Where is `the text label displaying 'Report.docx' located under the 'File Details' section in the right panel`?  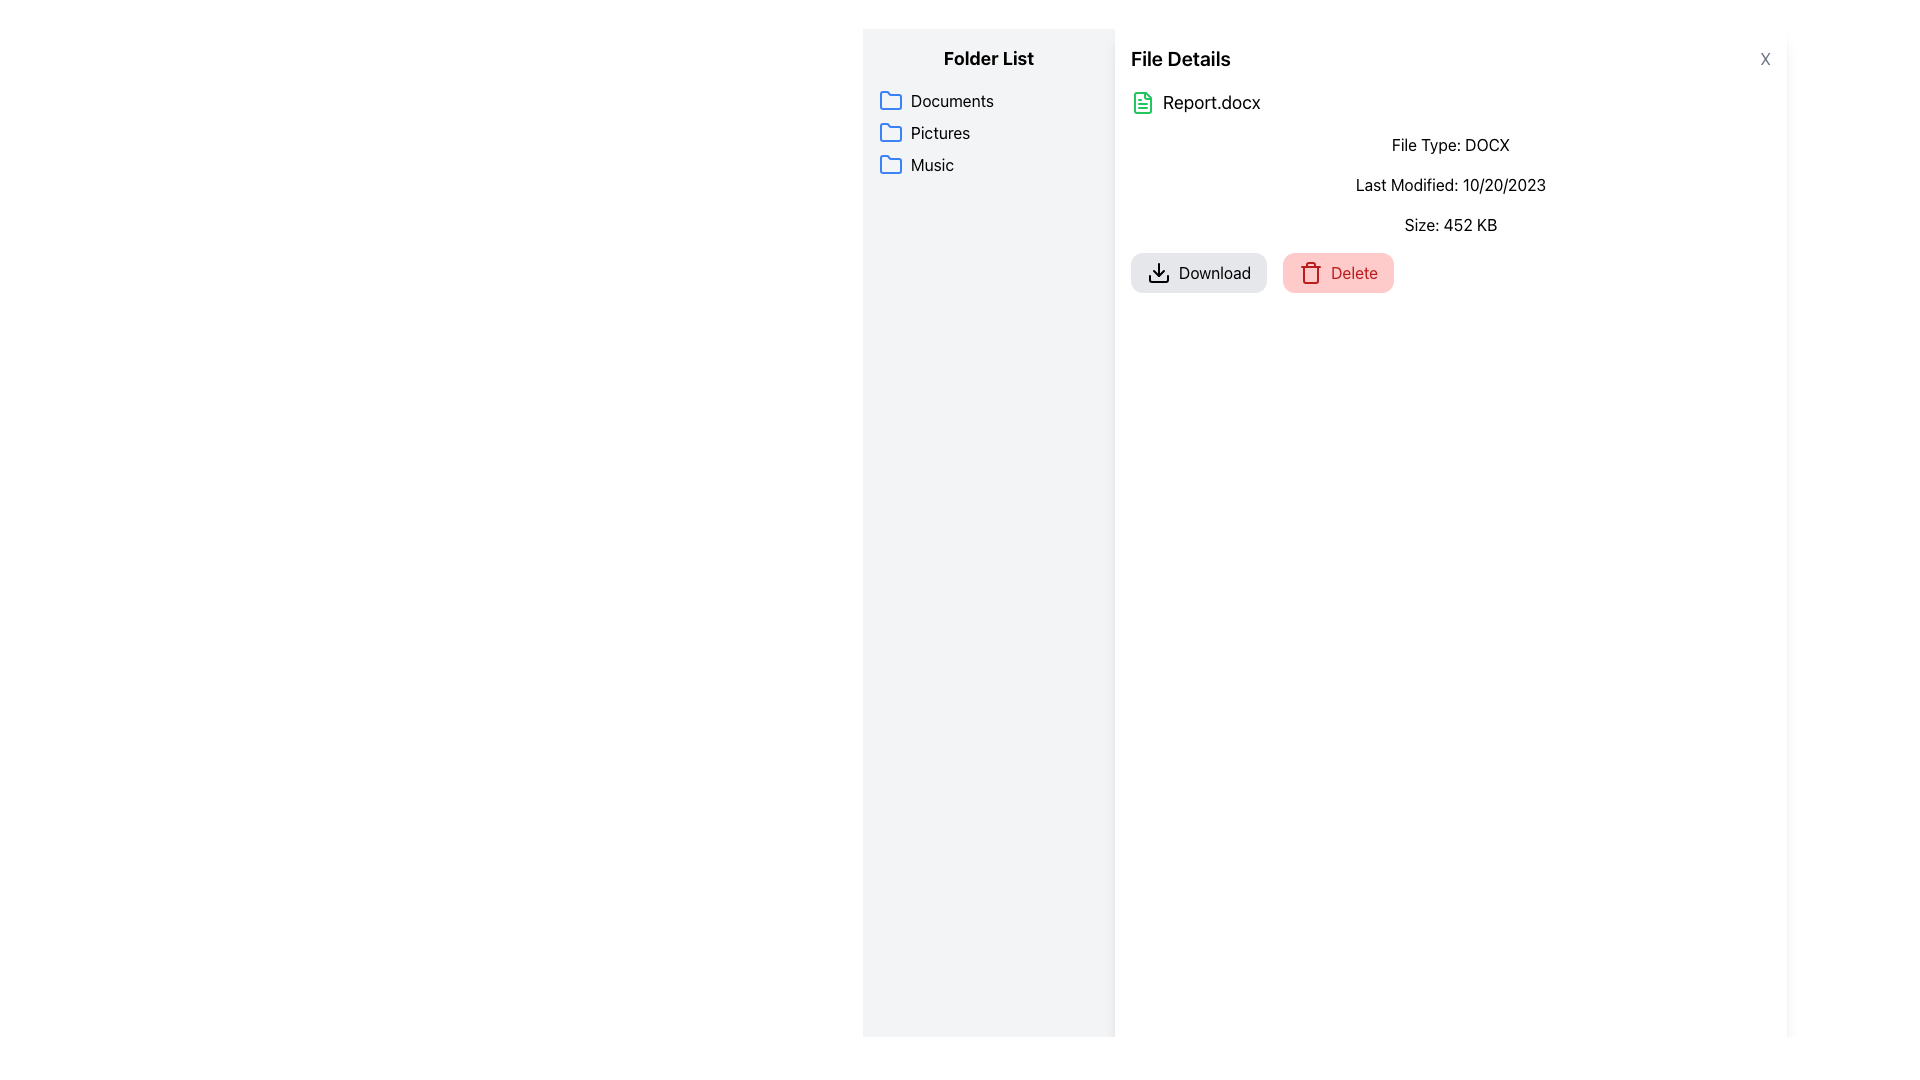 the text label displaying 'Report.docx' located under the 'File Details' section in the right panel is located at coordinates (1210, 103).